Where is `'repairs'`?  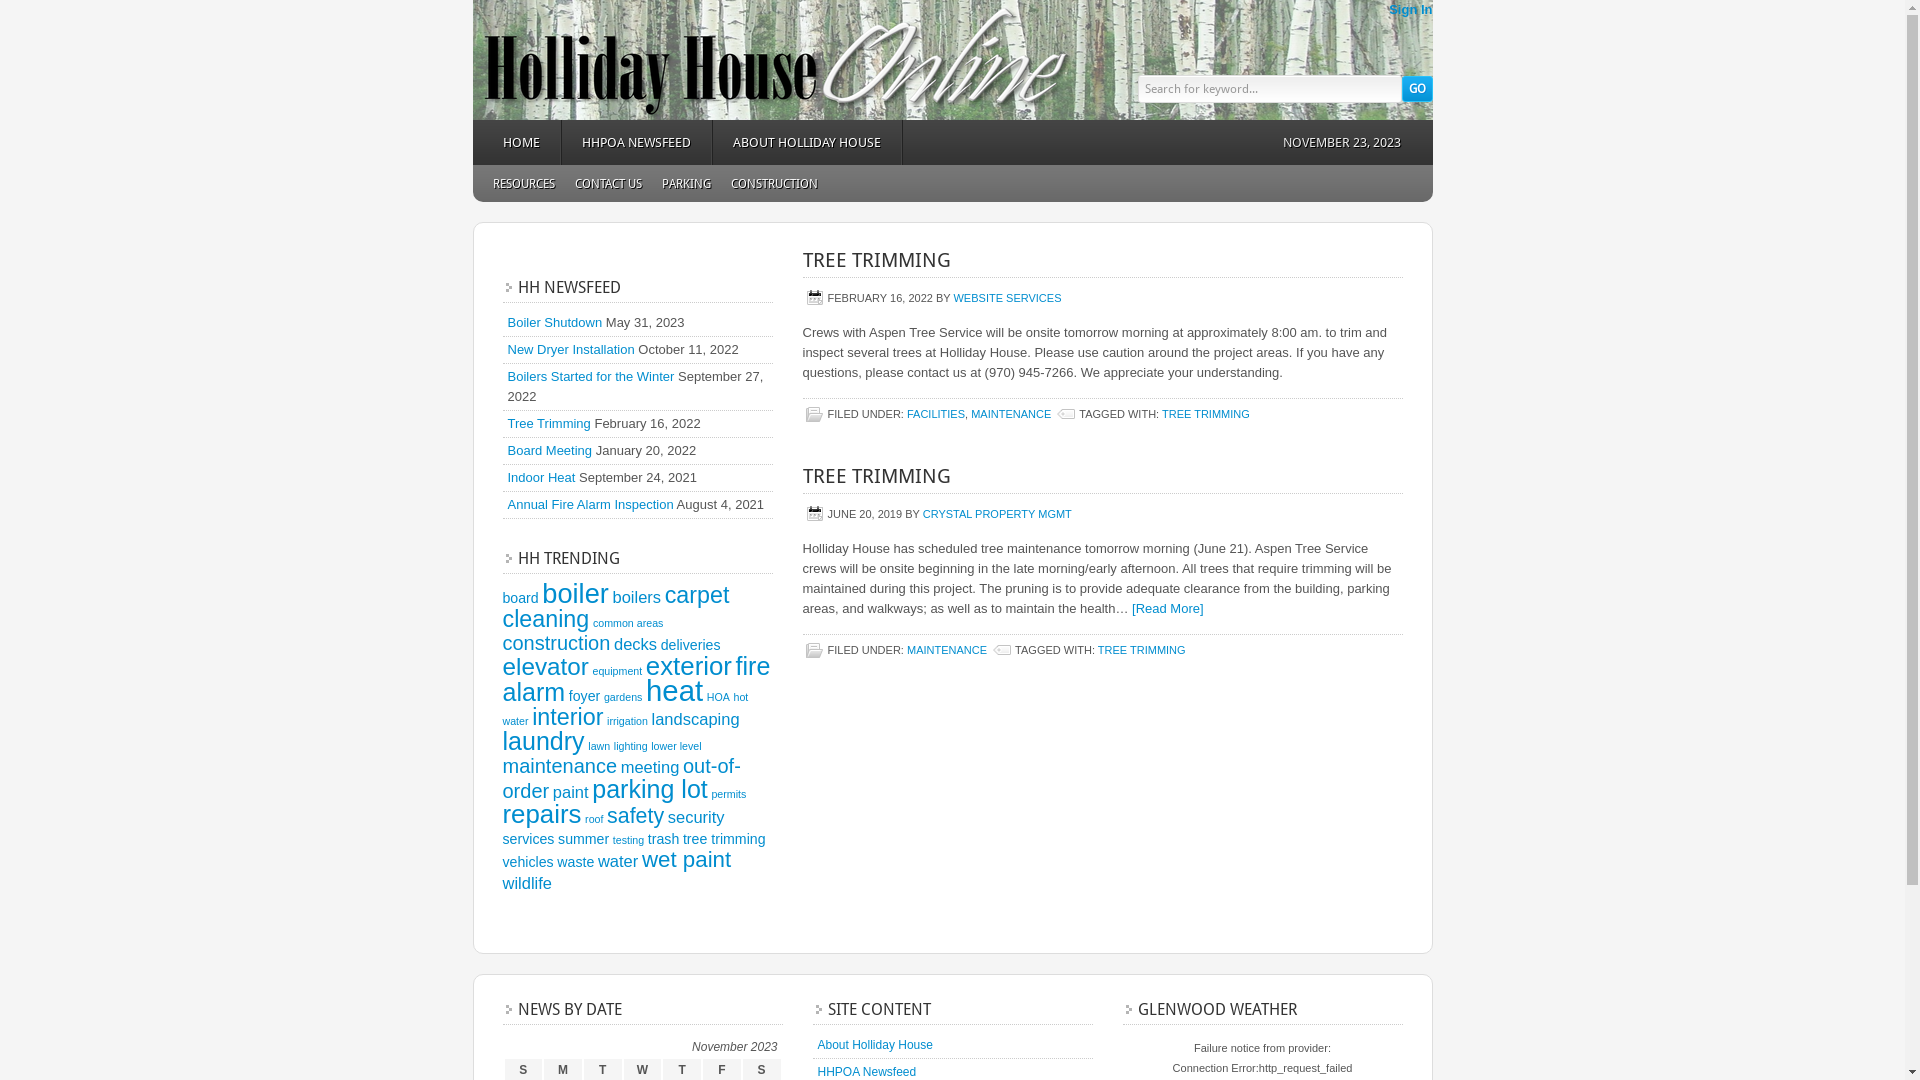
'repairs' is located at coordinates (541, 813).